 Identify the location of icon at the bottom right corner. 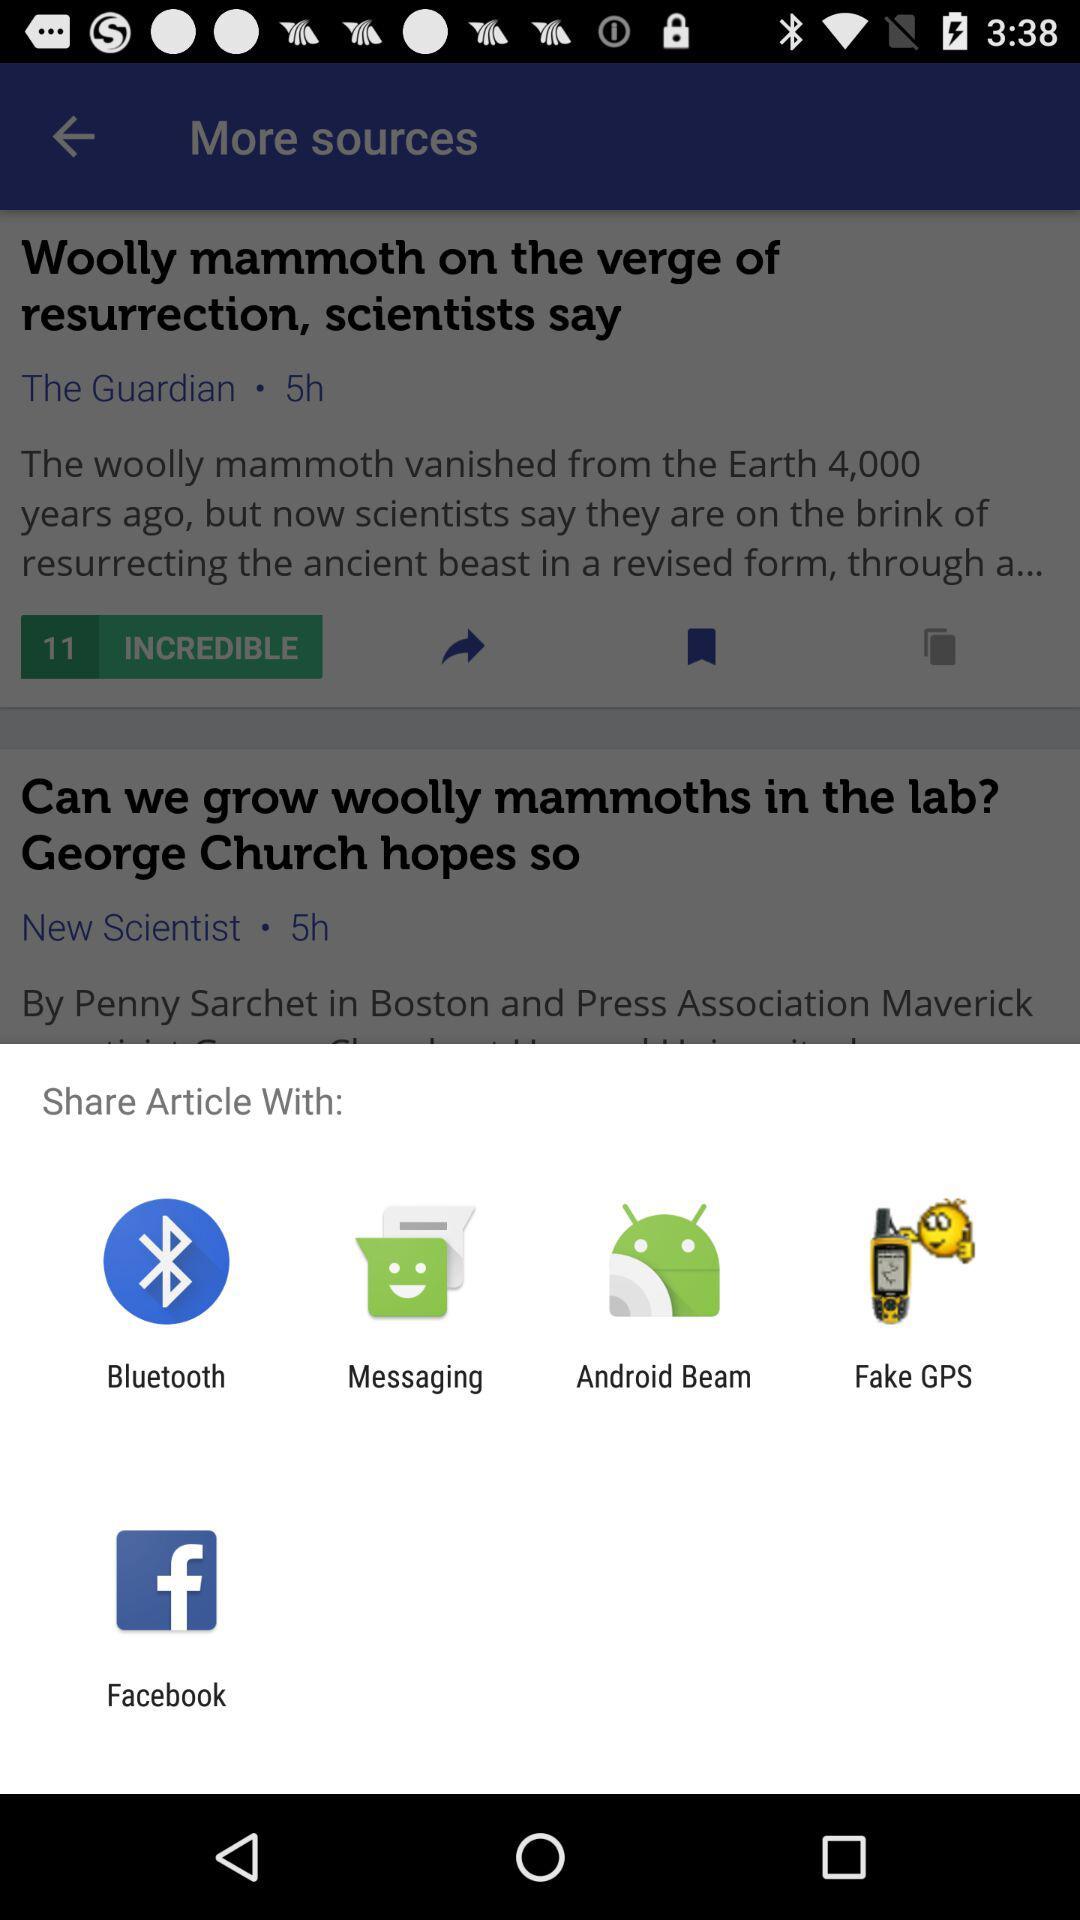
(913, 1392).